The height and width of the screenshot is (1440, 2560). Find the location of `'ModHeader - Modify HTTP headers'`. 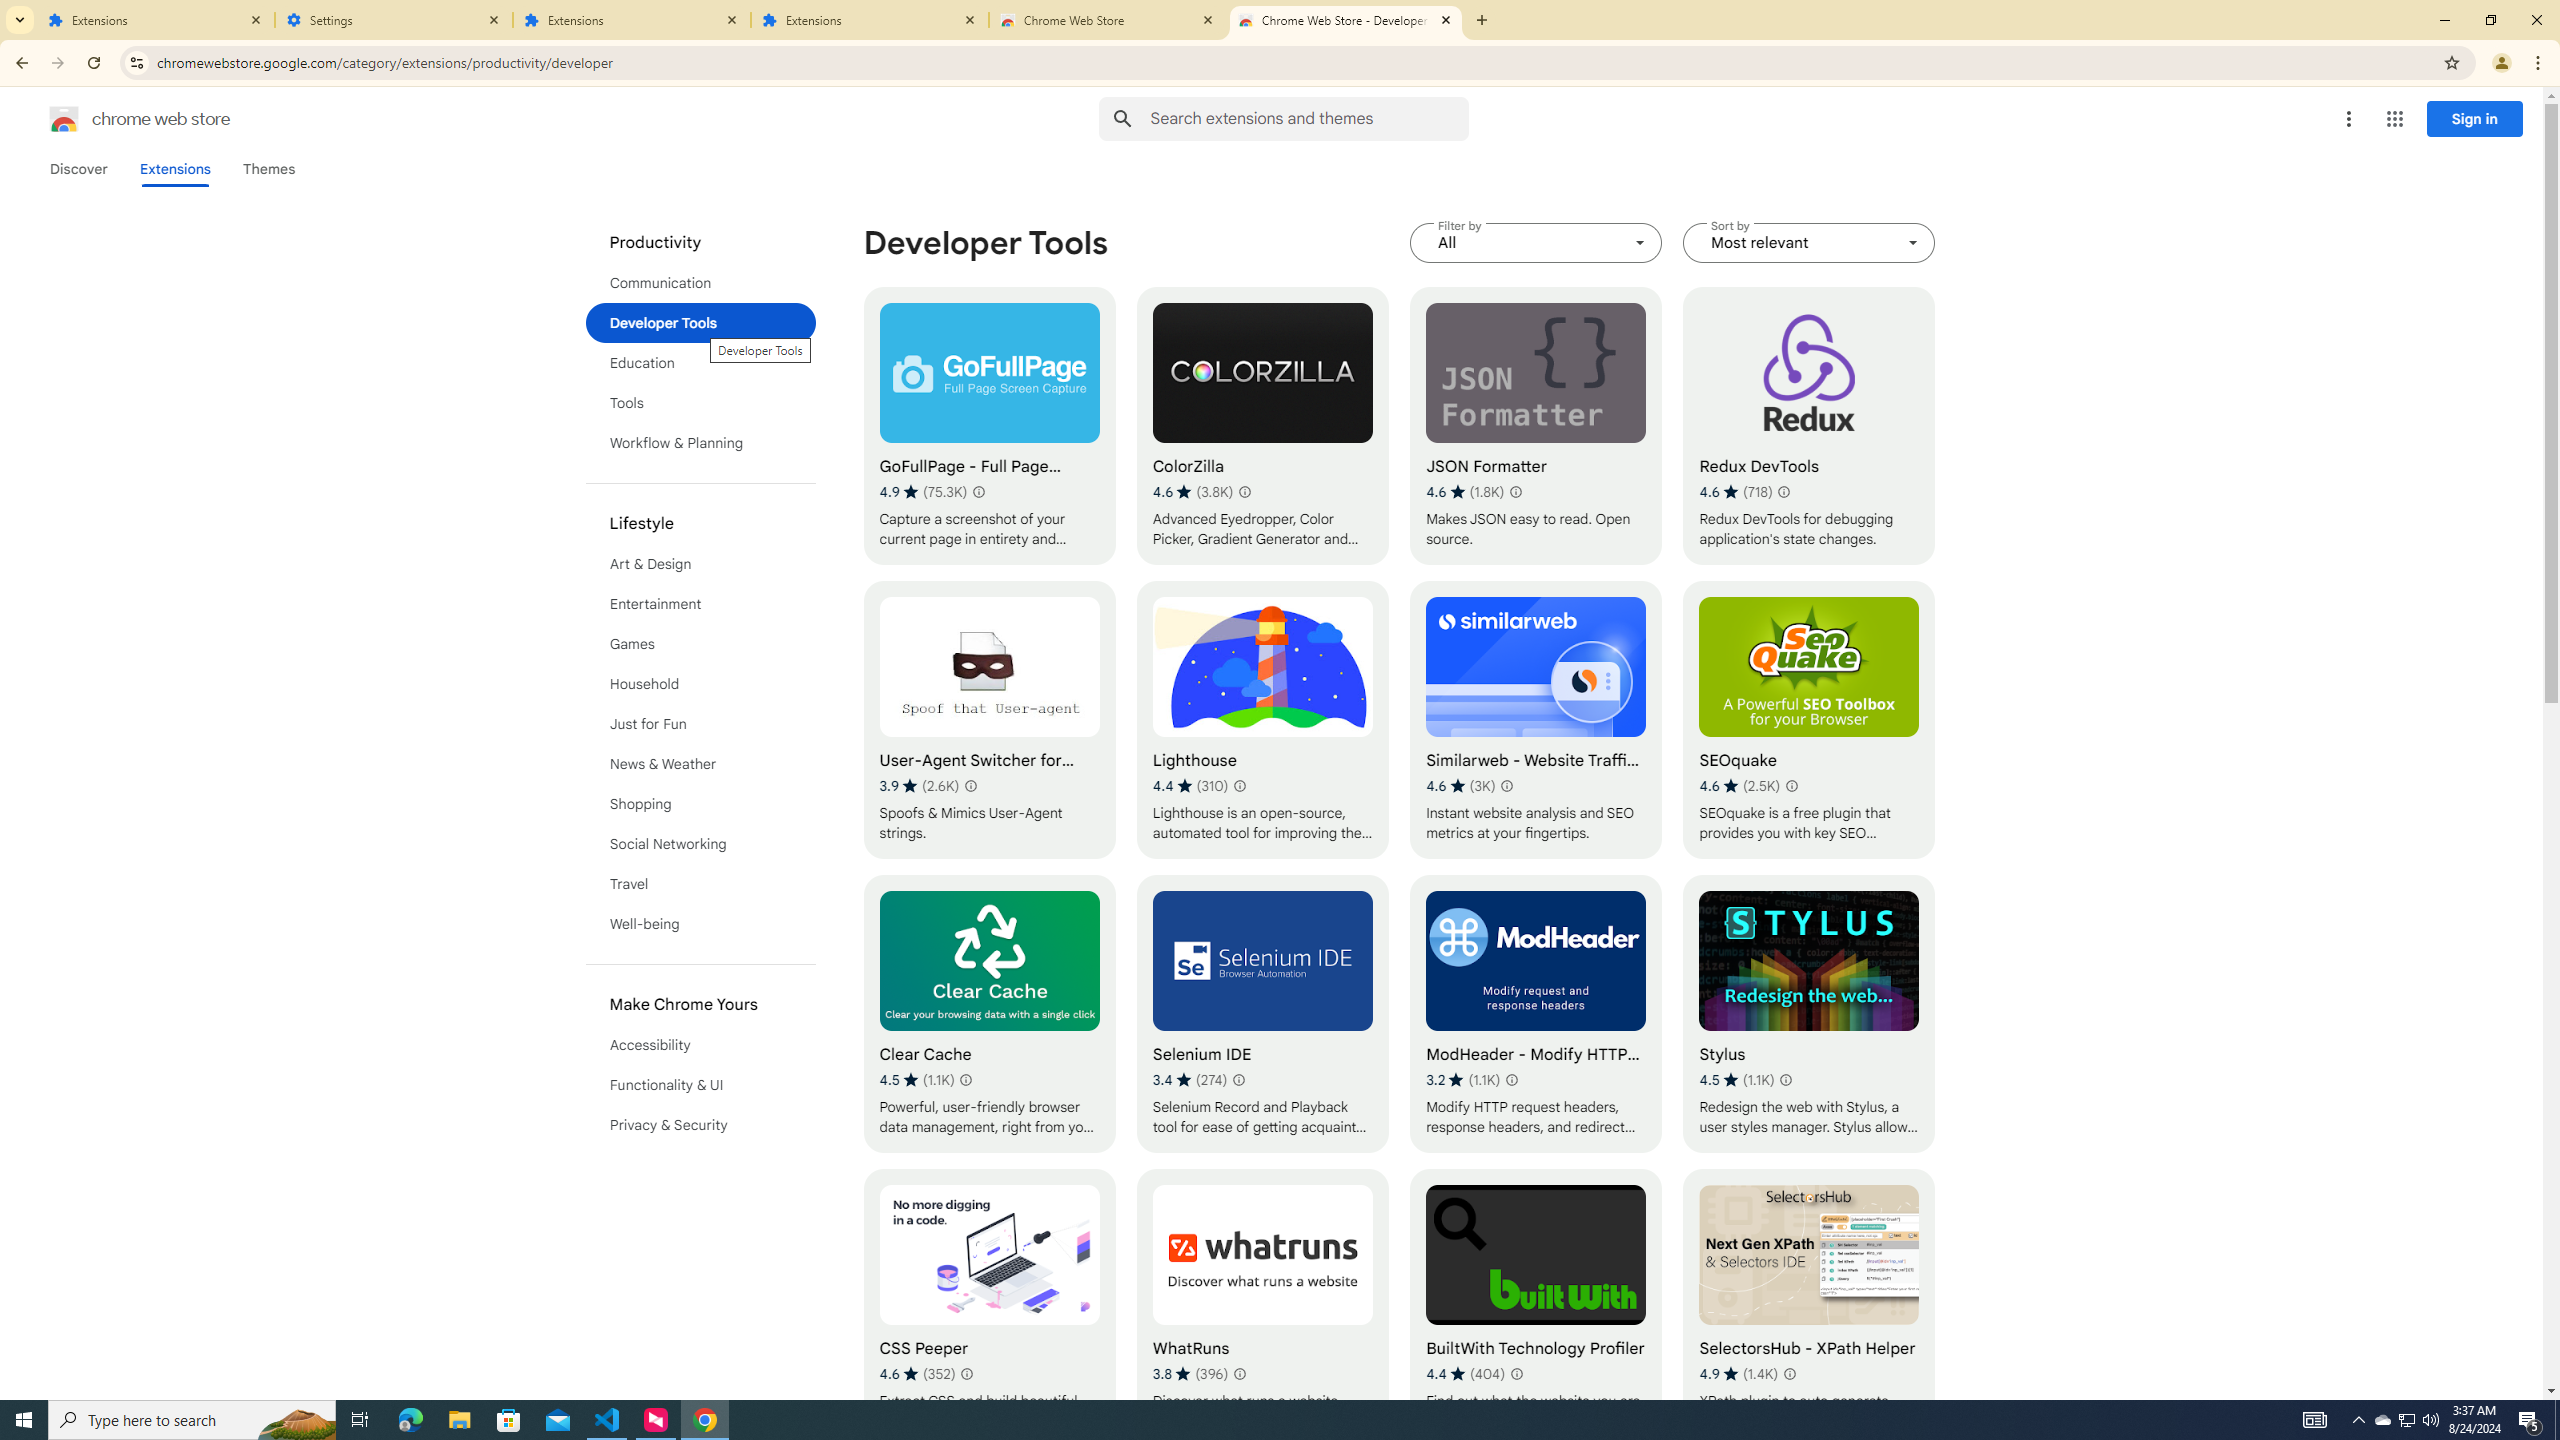

'ModHeader - Modify HTTP headers' is located at coordinates (1536, 1014).